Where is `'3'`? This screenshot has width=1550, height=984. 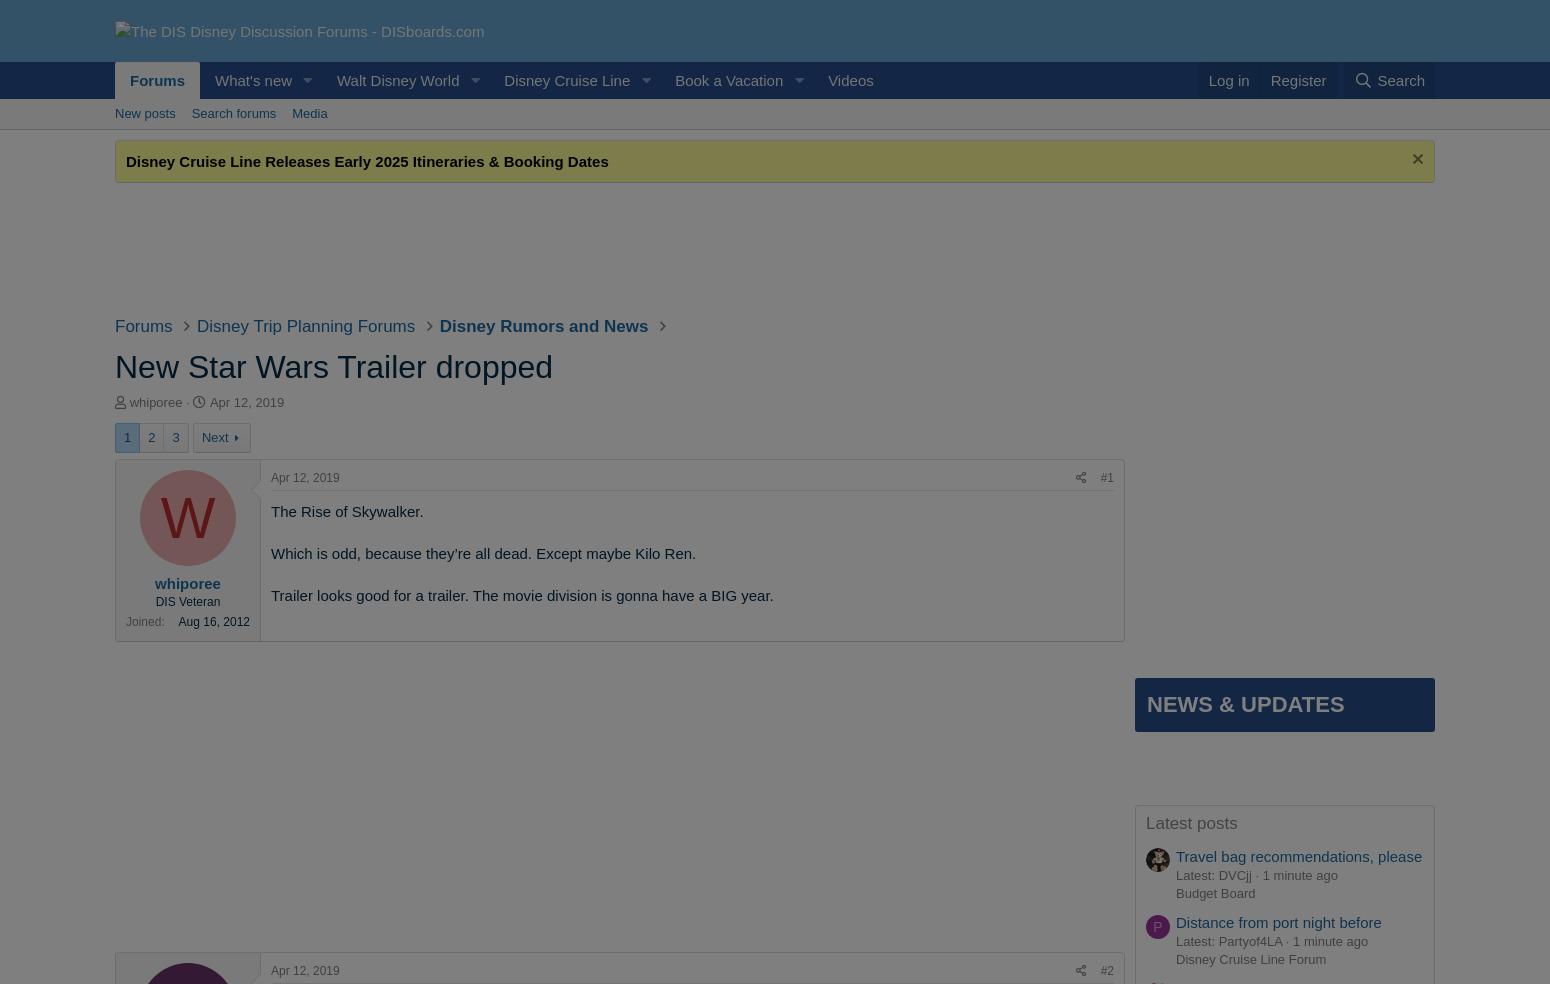 '3' is located at coordinates (174, 436).